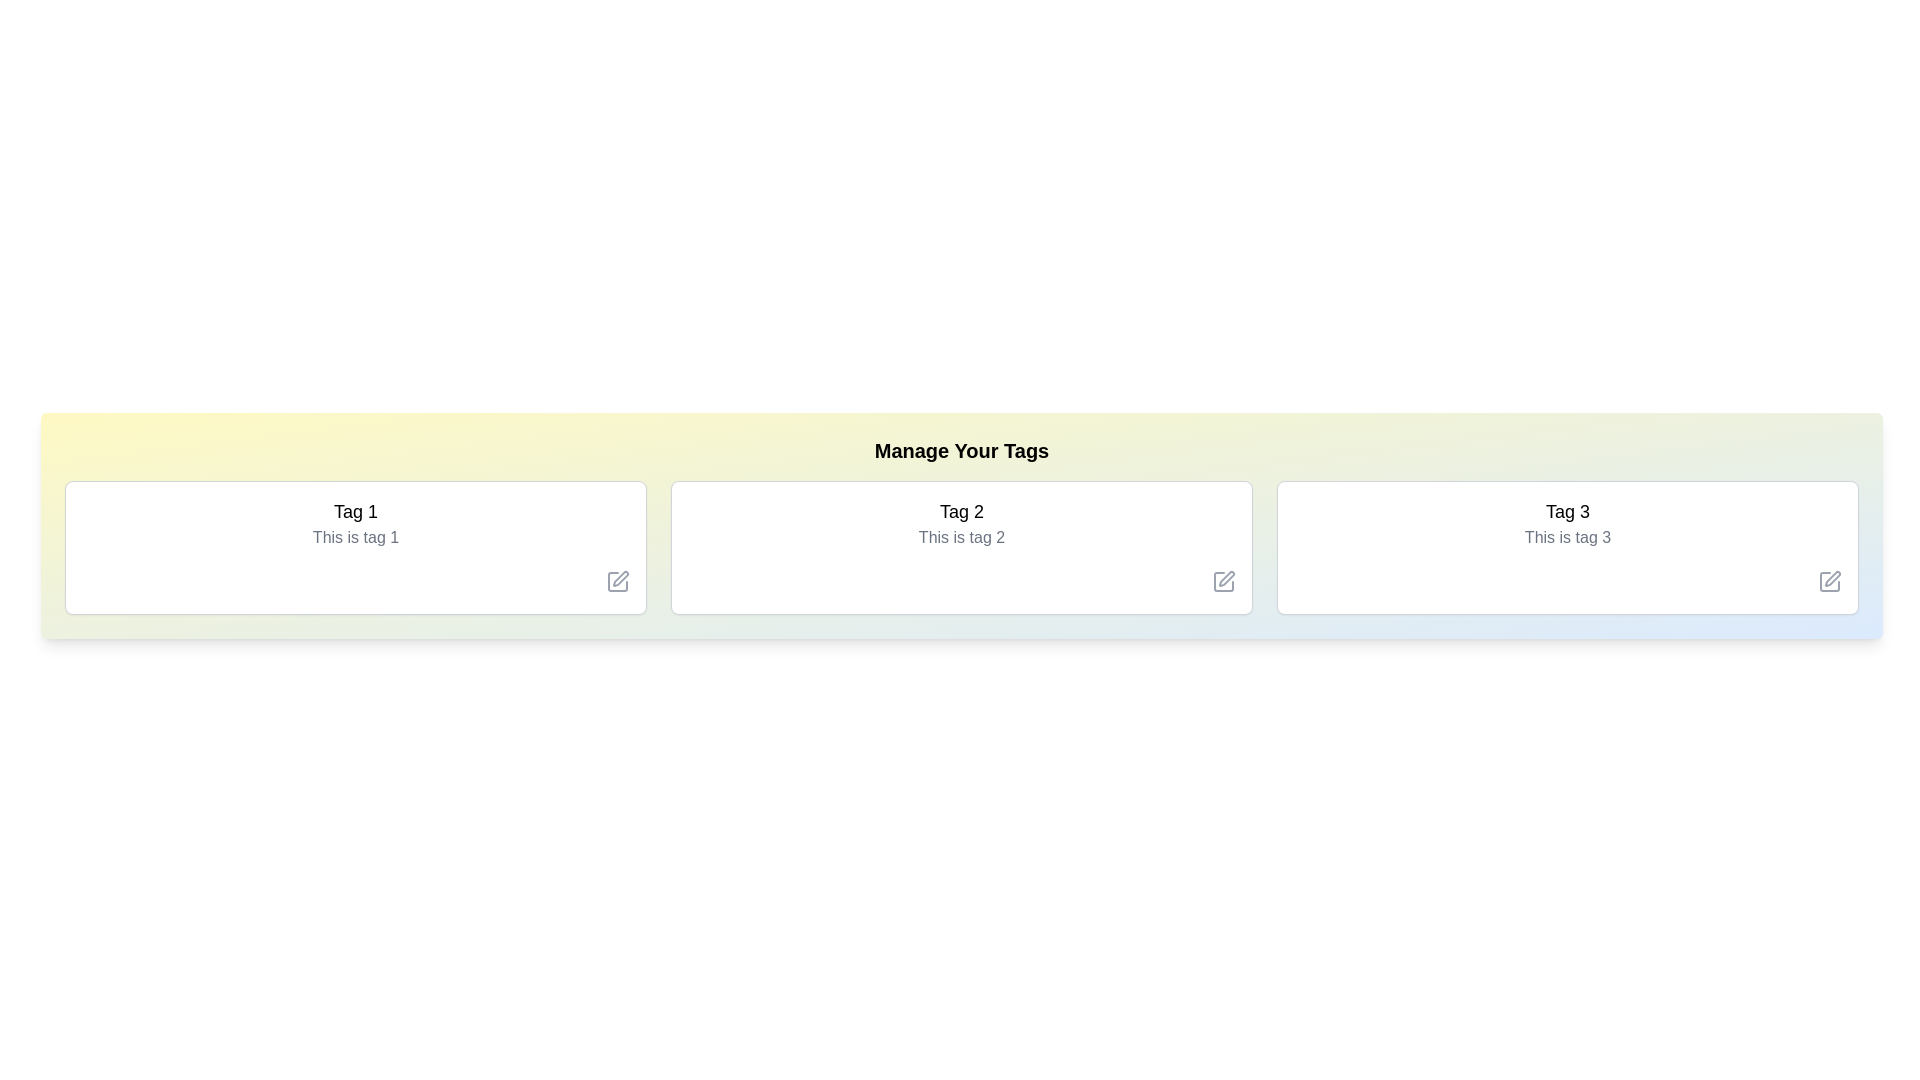  What do you see at coordinates (1829, 582) in the screenshot?
I see `the 'Edit' icon for the tag with label Tag 3` at bounding box center [1829, 582].